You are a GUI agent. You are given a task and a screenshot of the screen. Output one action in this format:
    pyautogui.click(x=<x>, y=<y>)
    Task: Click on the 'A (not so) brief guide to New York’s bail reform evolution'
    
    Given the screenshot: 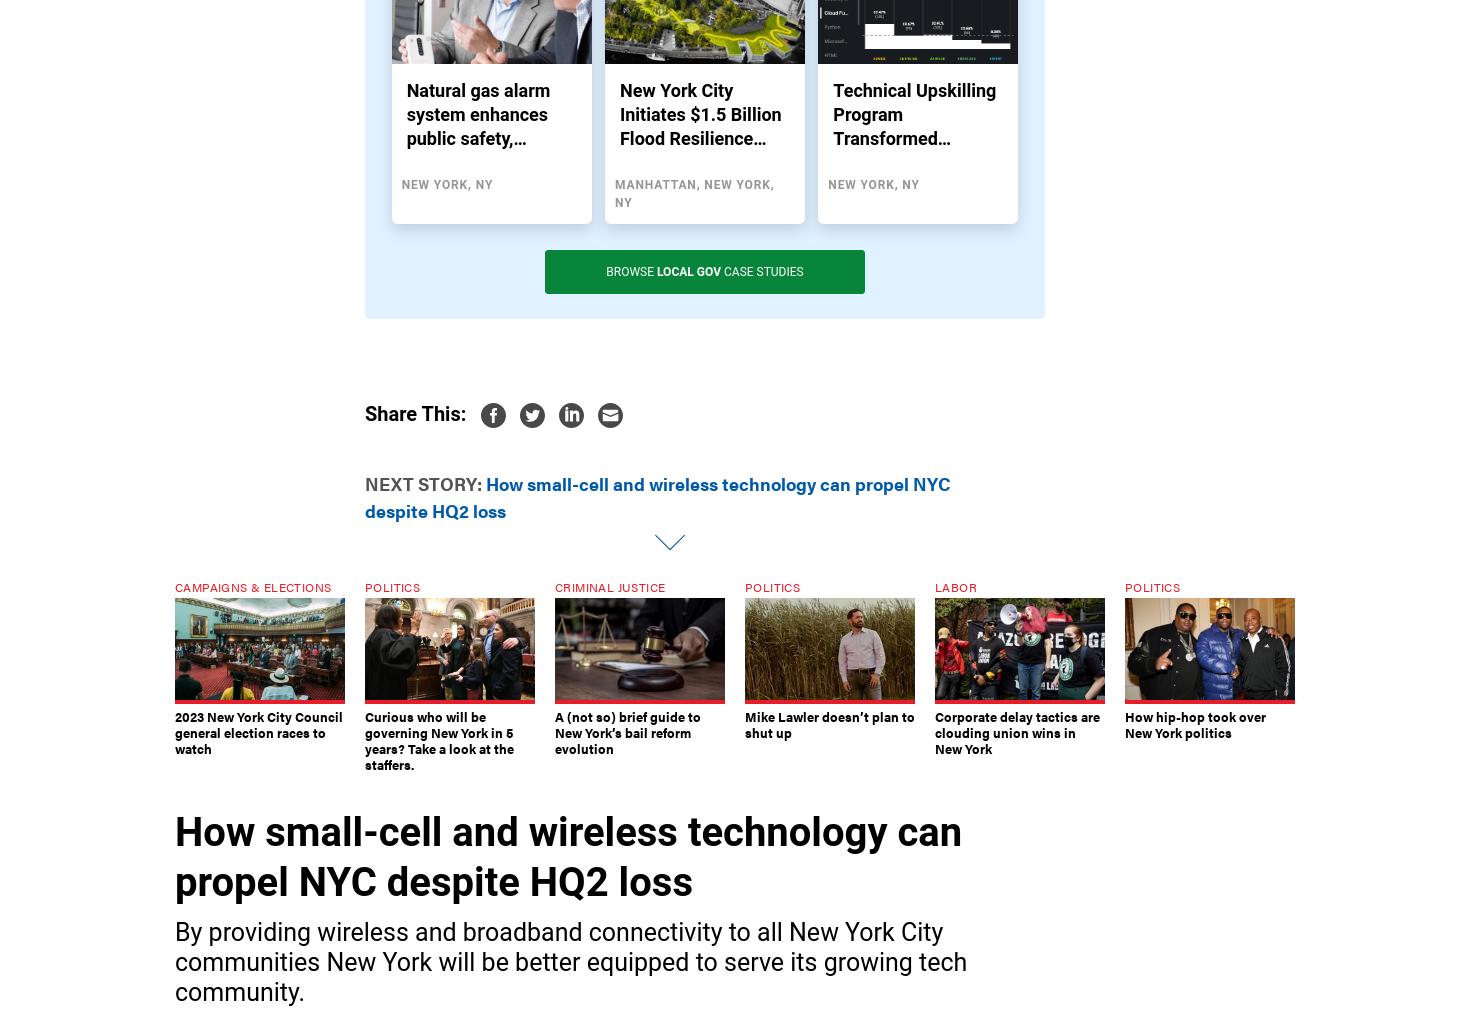 What is the action you would take?
    pyautogui.click(x=627, y=732)
    